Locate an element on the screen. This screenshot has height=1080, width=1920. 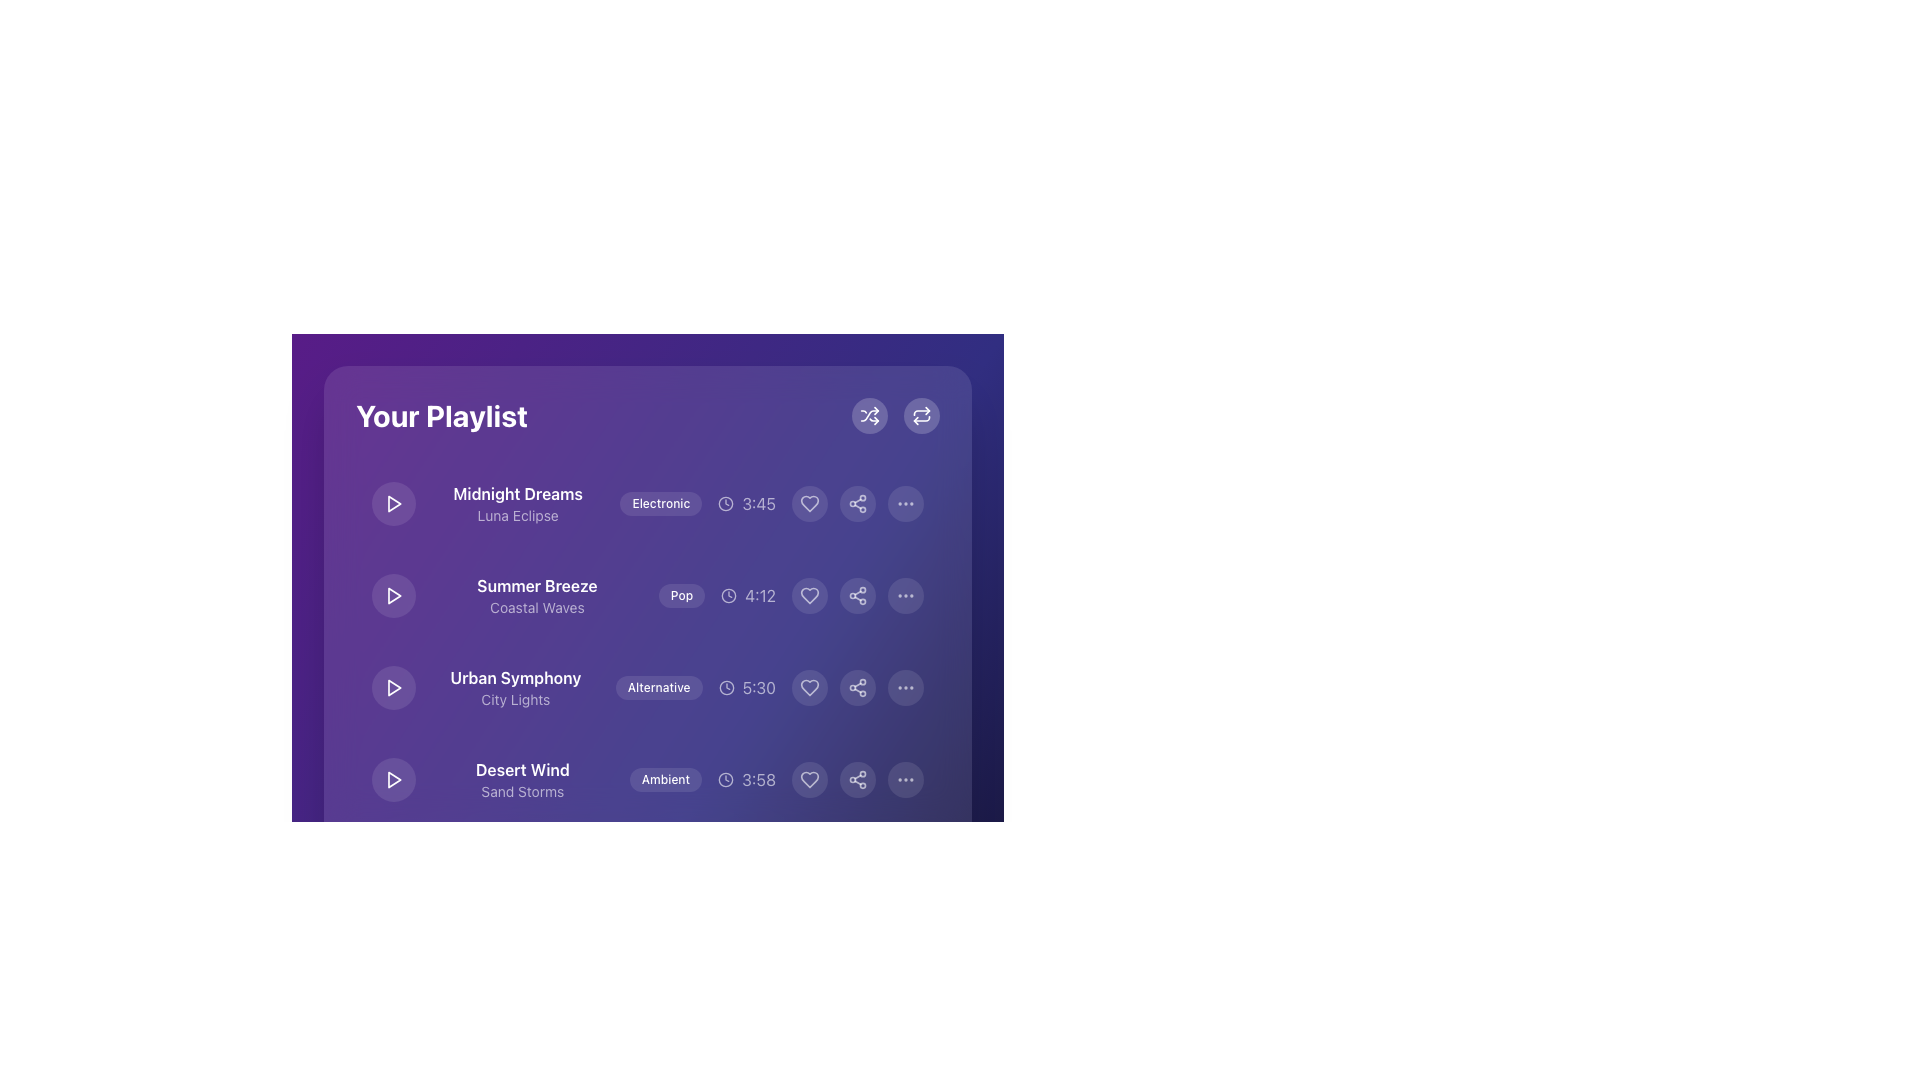
the second button in the upper-right corner of the interface is located at coordinates (920, 415).